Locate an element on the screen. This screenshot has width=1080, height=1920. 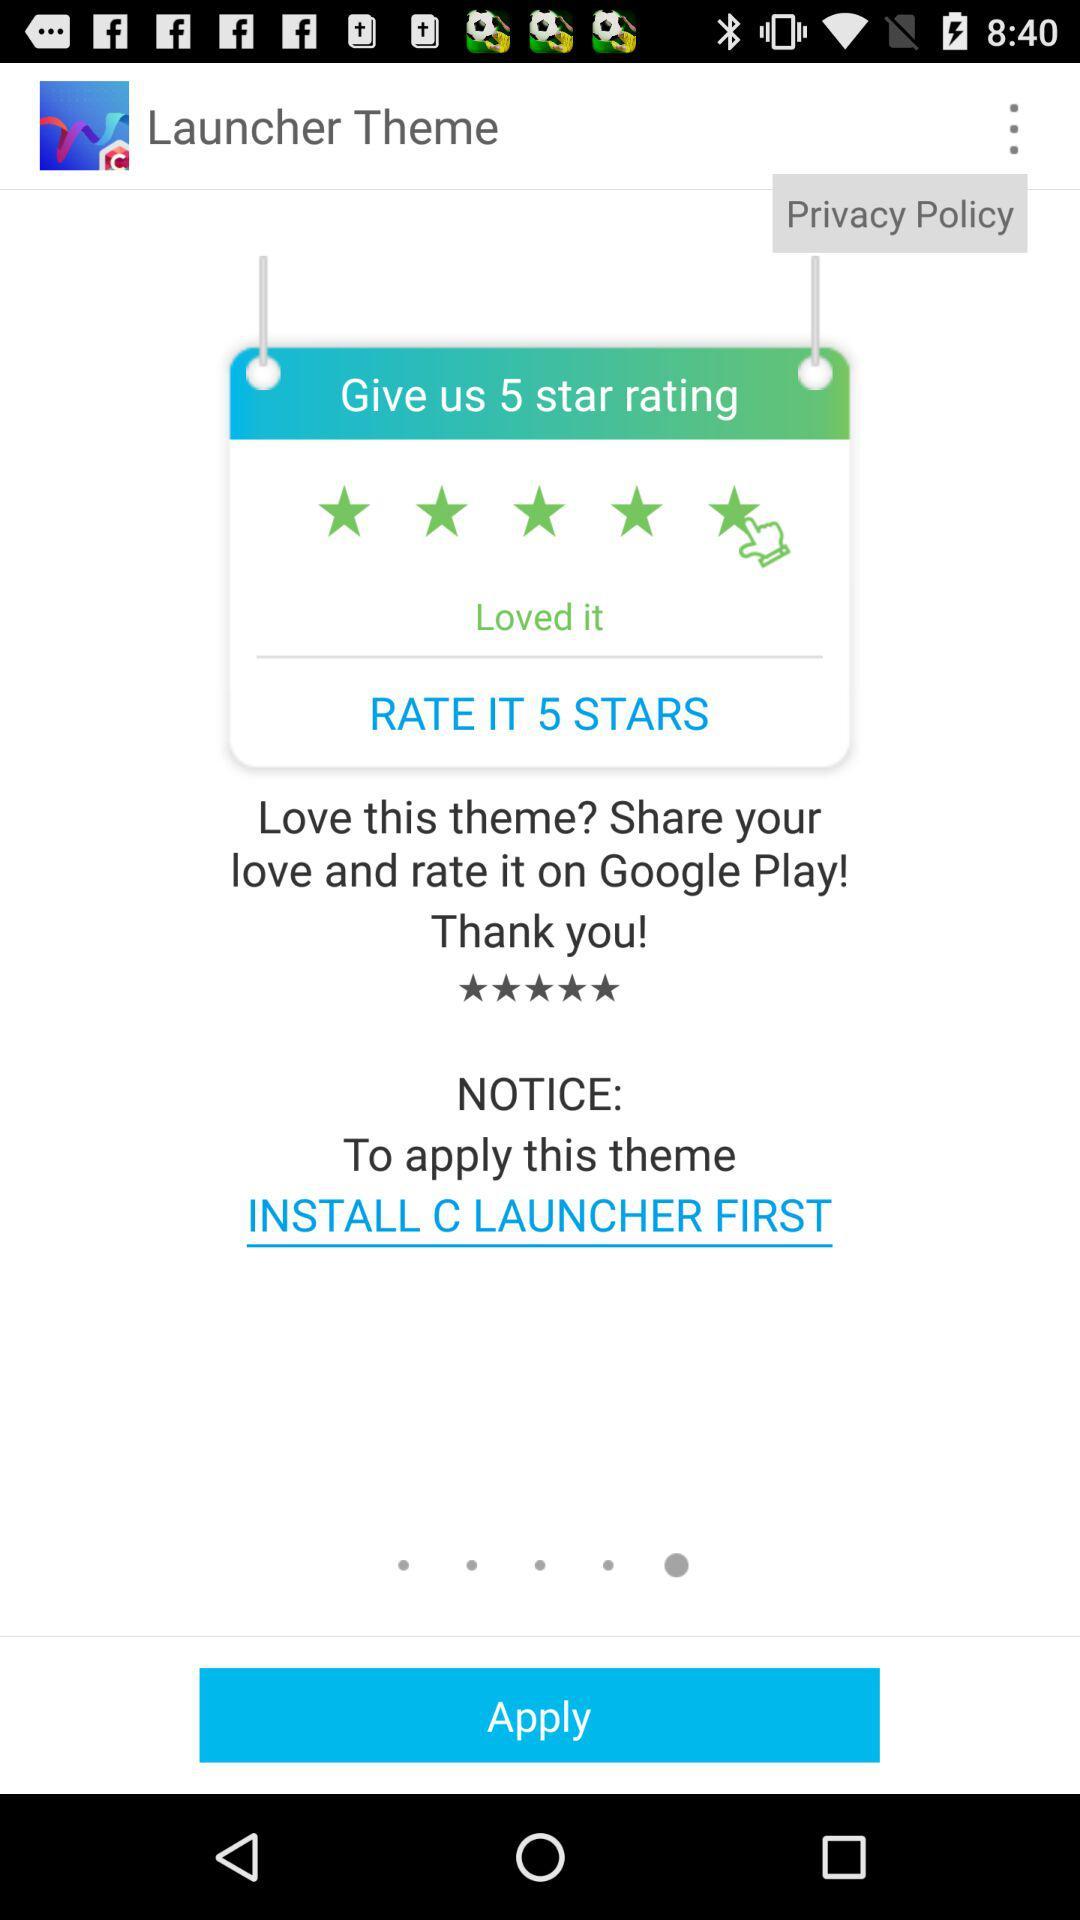
app to the right of launcher theme app is located at coordinates (1014, 128).